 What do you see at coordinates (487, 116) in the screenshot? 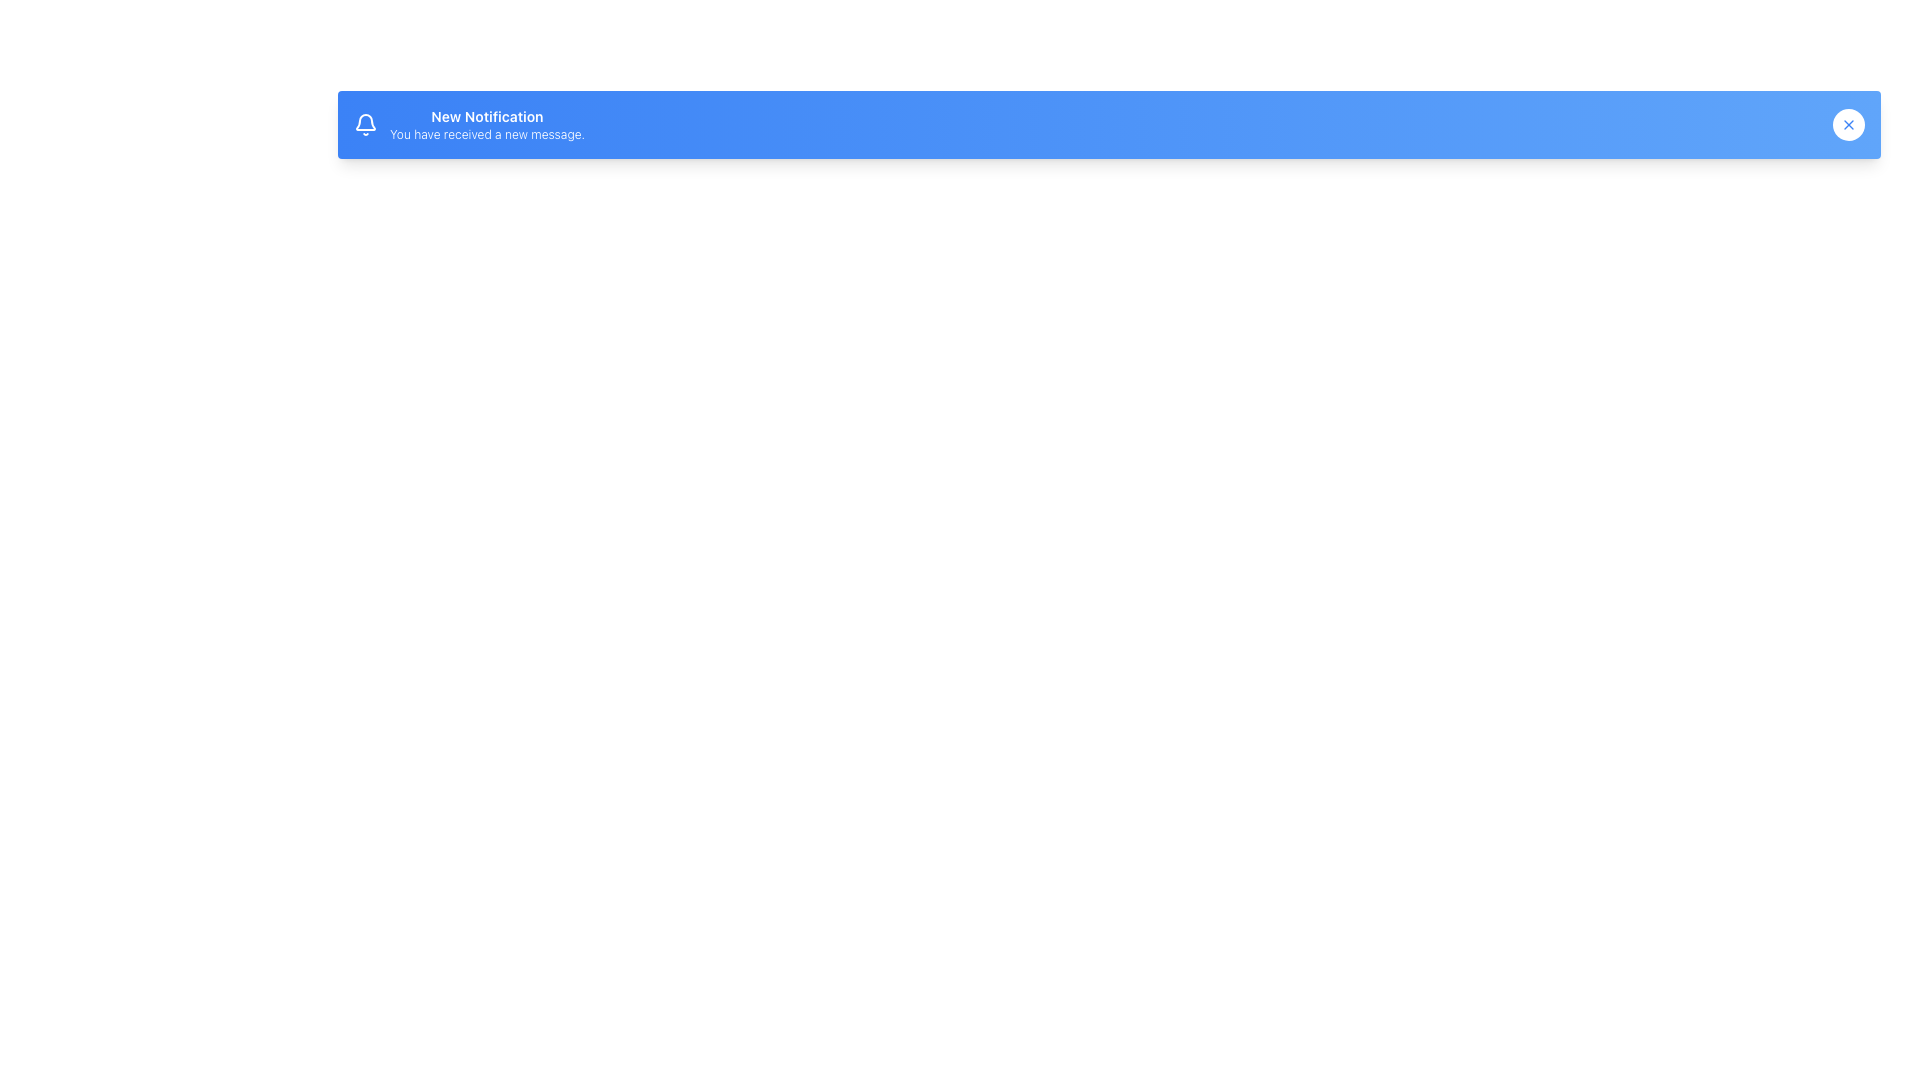
I see `Text Label that serves as the title or heading of the notification, located in the top left section of the notification card, above the 'You have received a new message.' text element` at bounding box center [487, 116].